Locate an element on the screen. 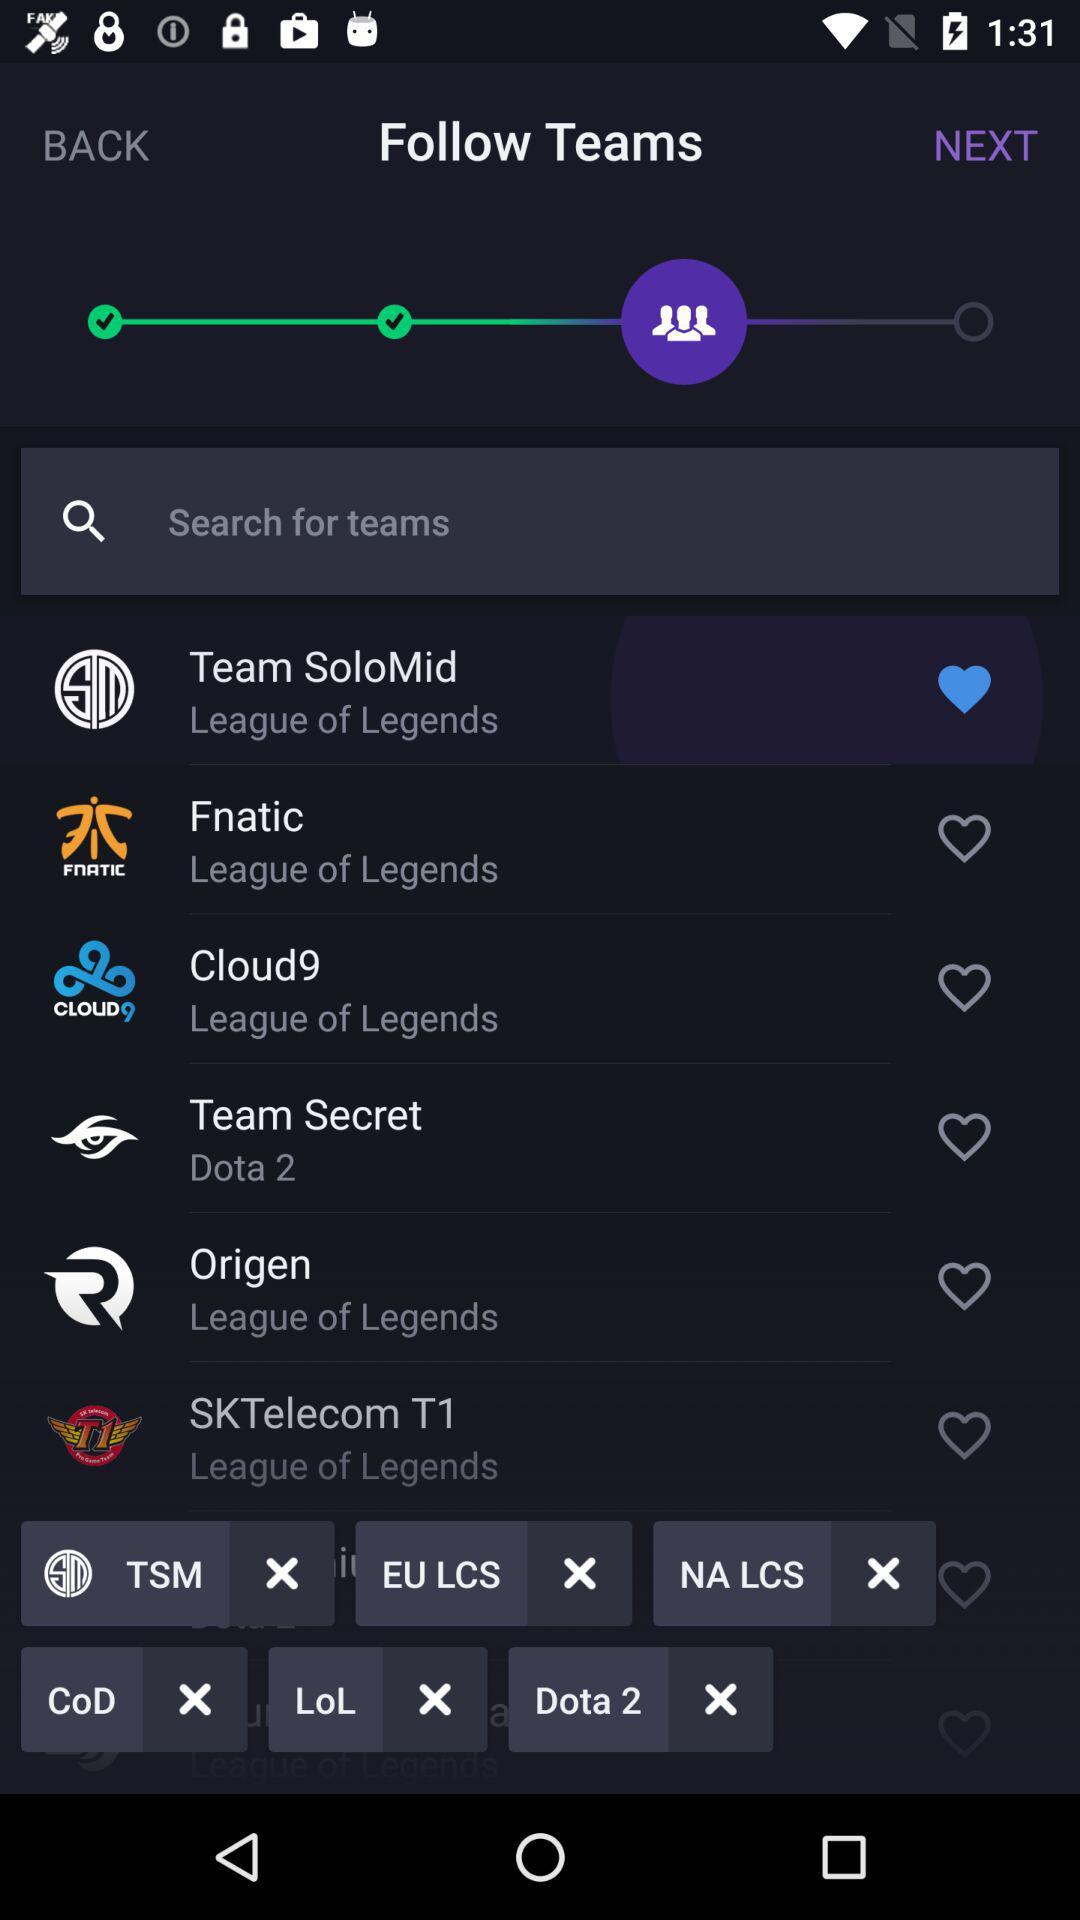 The height and width of the screenshot is (1920, 1080). the back is located at coordinates (95, 143).